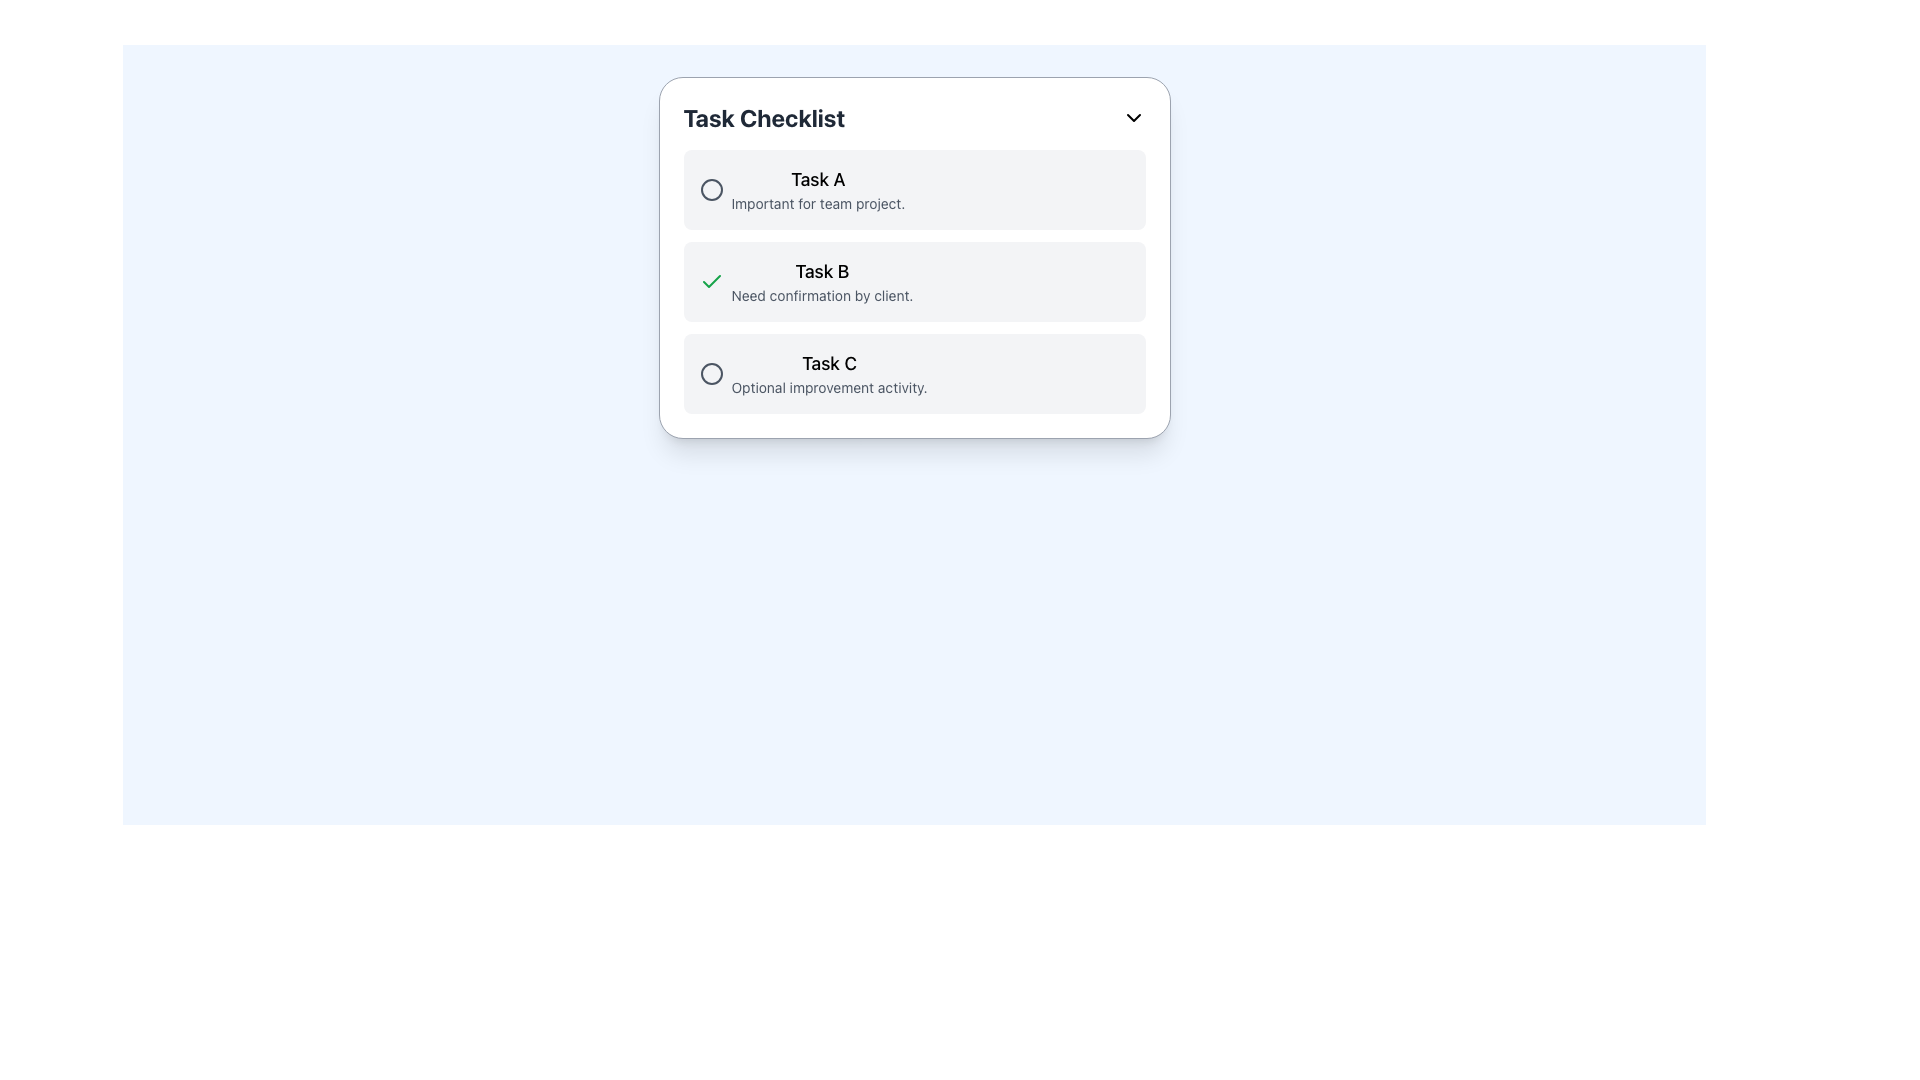 The width and height of the screenshot is (1920, 1080). I want to click on the checkbox for 'Task B' in the checklist to mark it as complete, so click(913, 281).